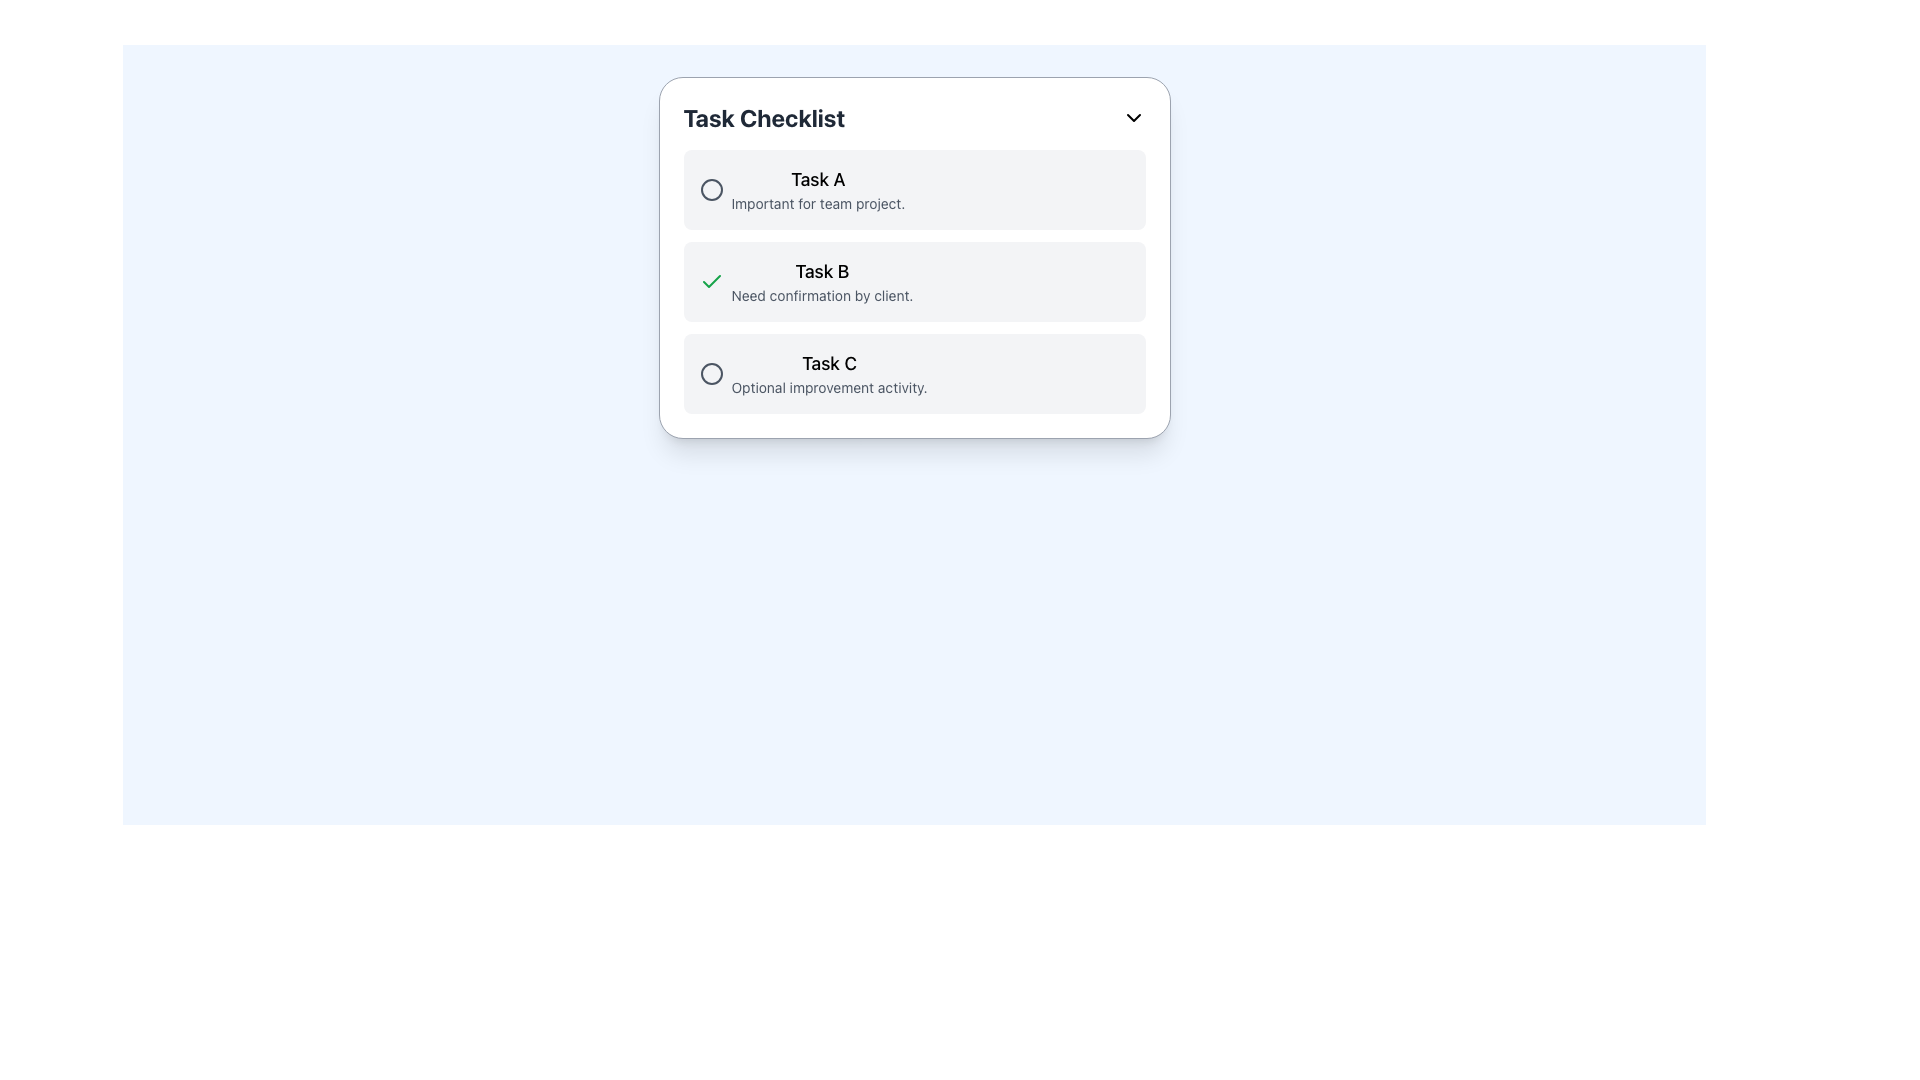 The width and height of the screenshot is (1920, 1080). I want to click on the checkbox for 'Task B' in the checklist to mark it as complete, so click(913, 281).